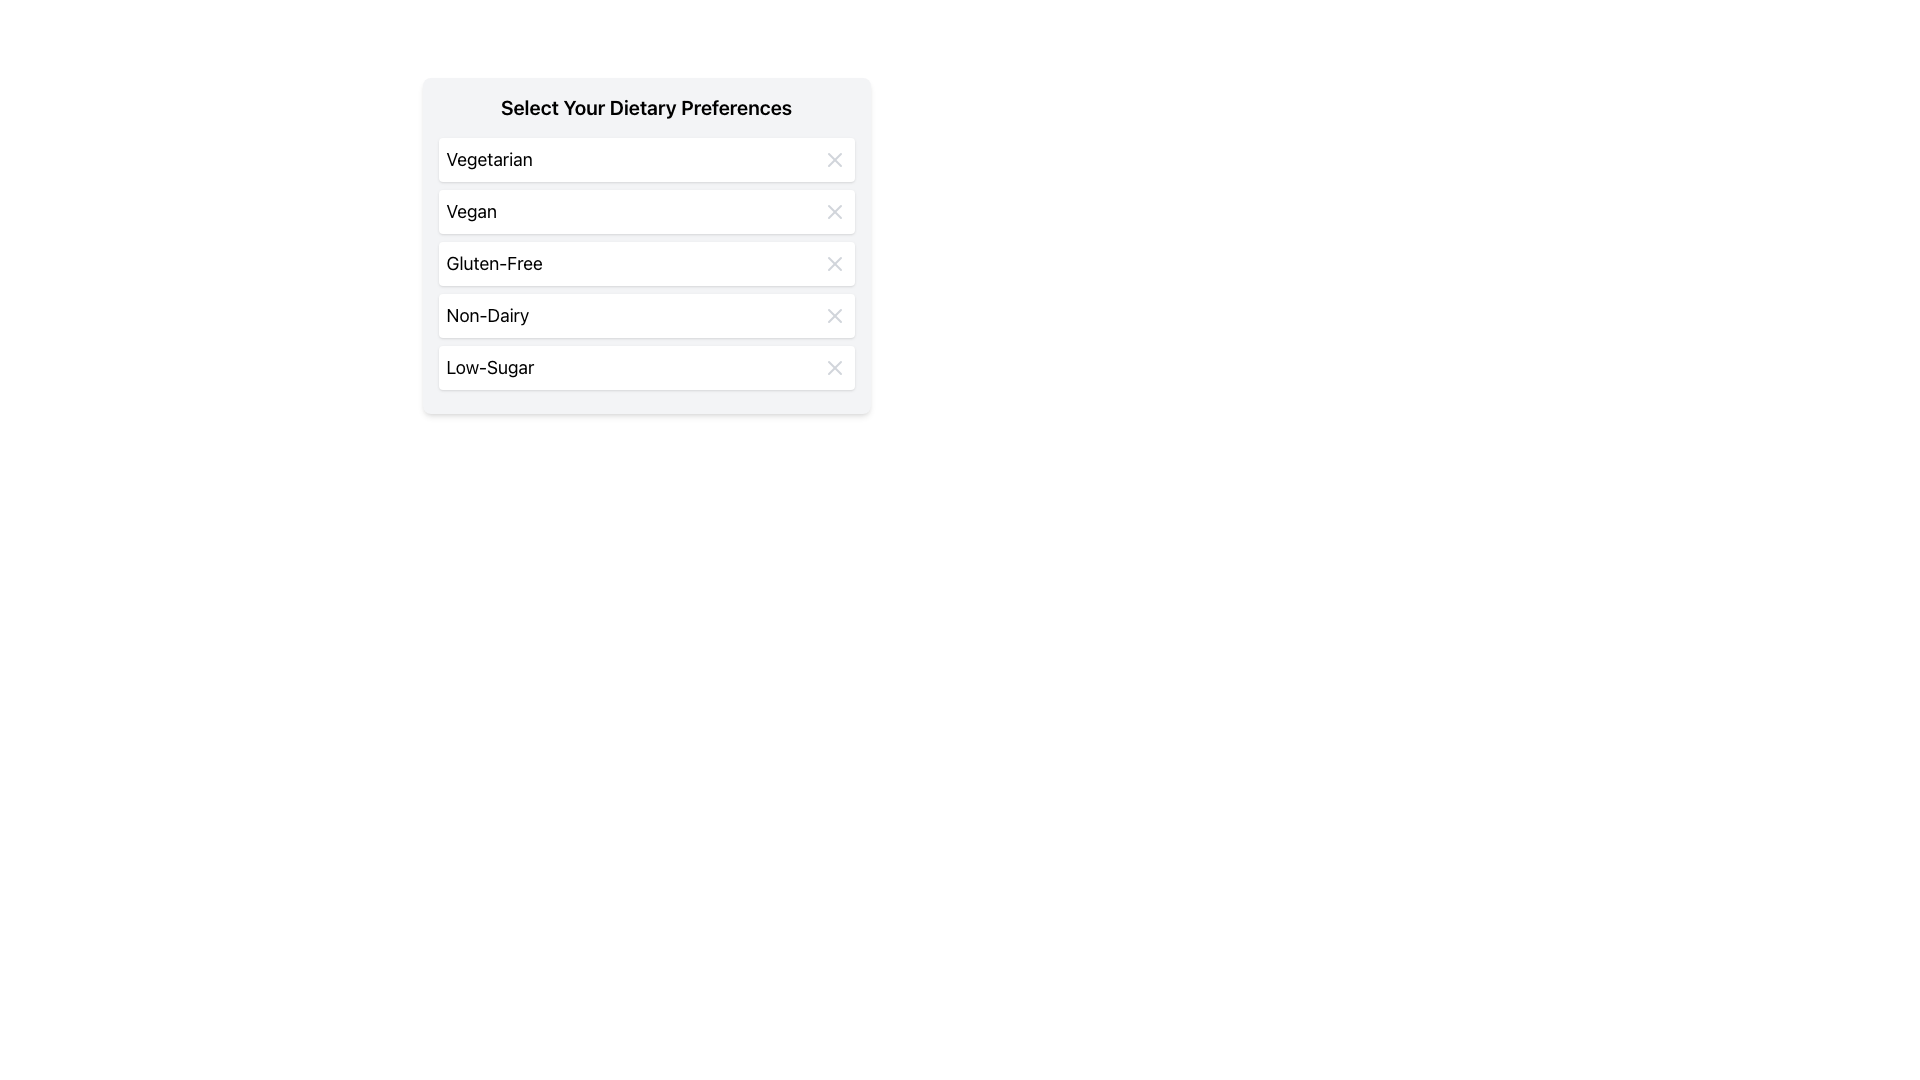 The height and width of the screenshot is (1080, 1920). What do you see at coordinates (487, 315) in the screenshot?
I see `the 'Non-Dairy' text label located in the third item of the 'Select Your Dietary Preferences' list` at bounding box center [487, 315].